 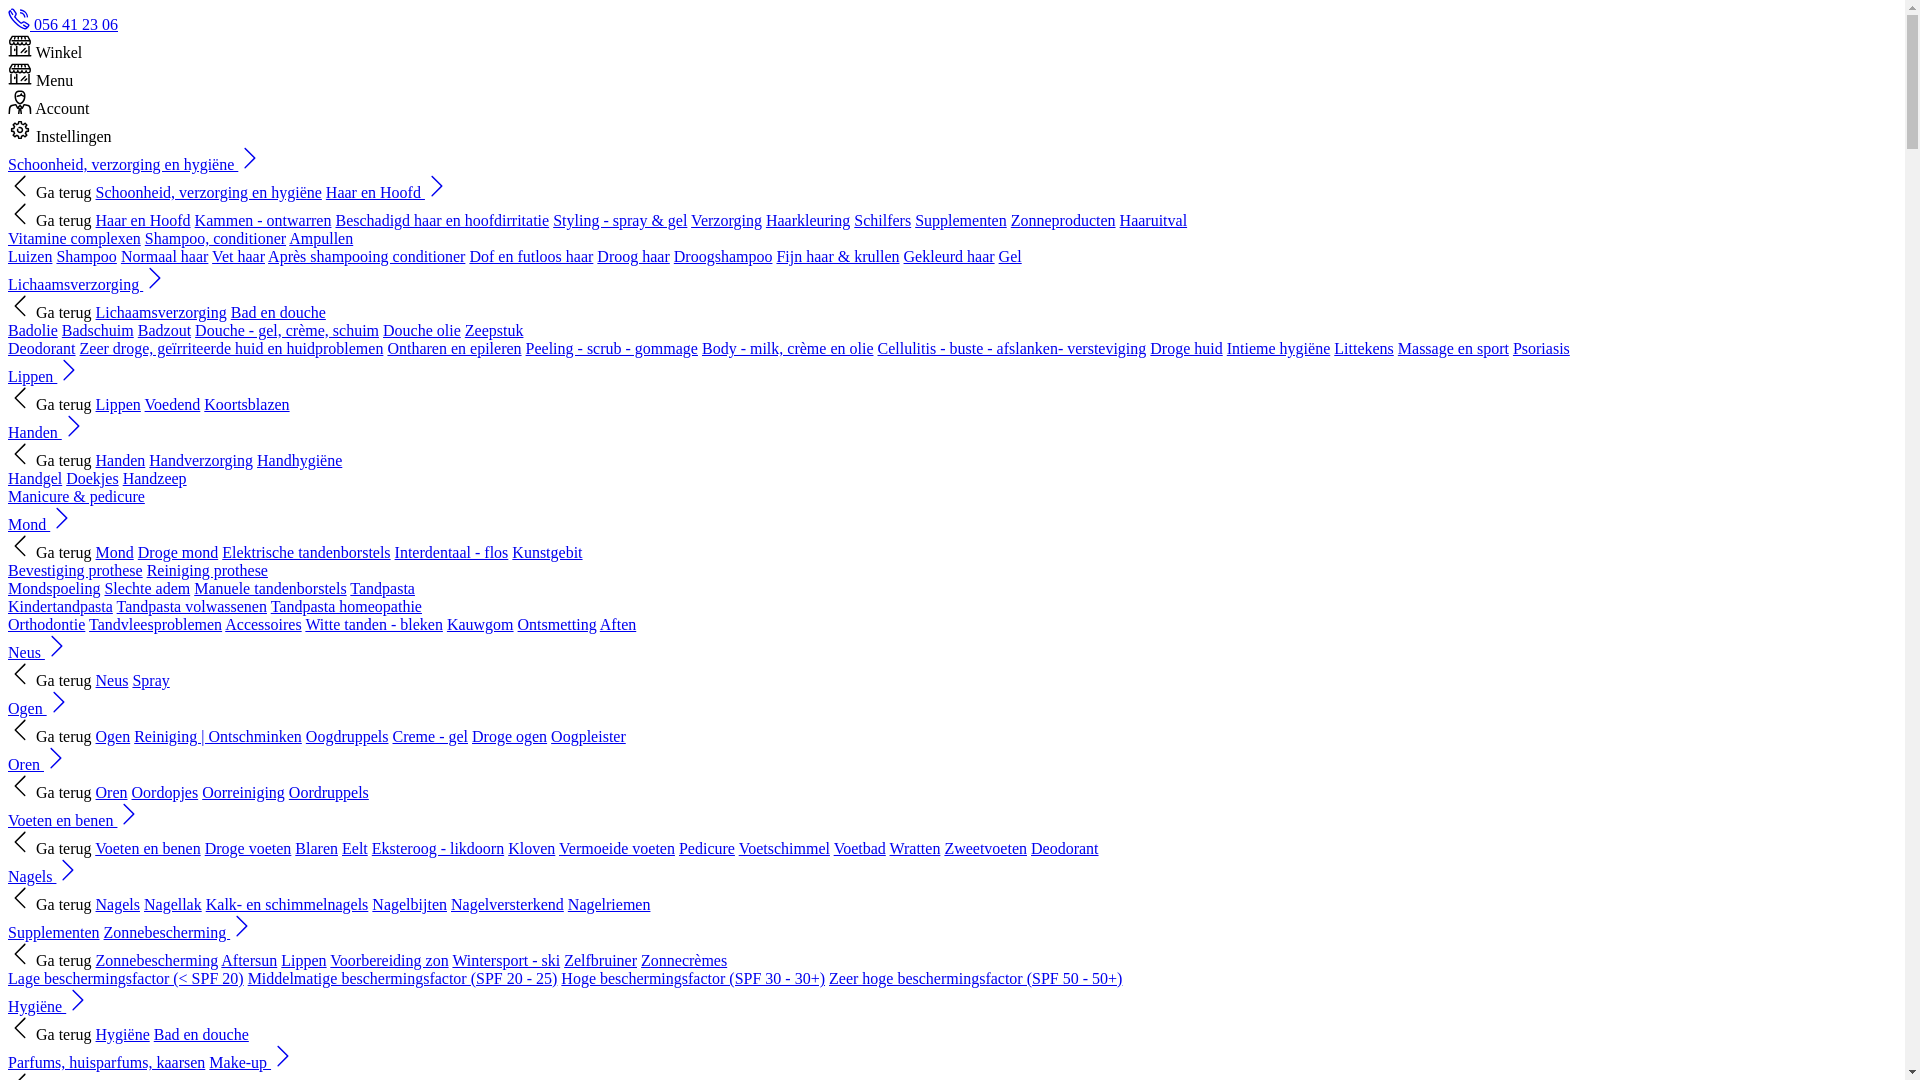 What do you see at coordinates (837, 255) in the screenshot?
I see `'Fijn haar & krullen'` at bounding box center [837, 255].